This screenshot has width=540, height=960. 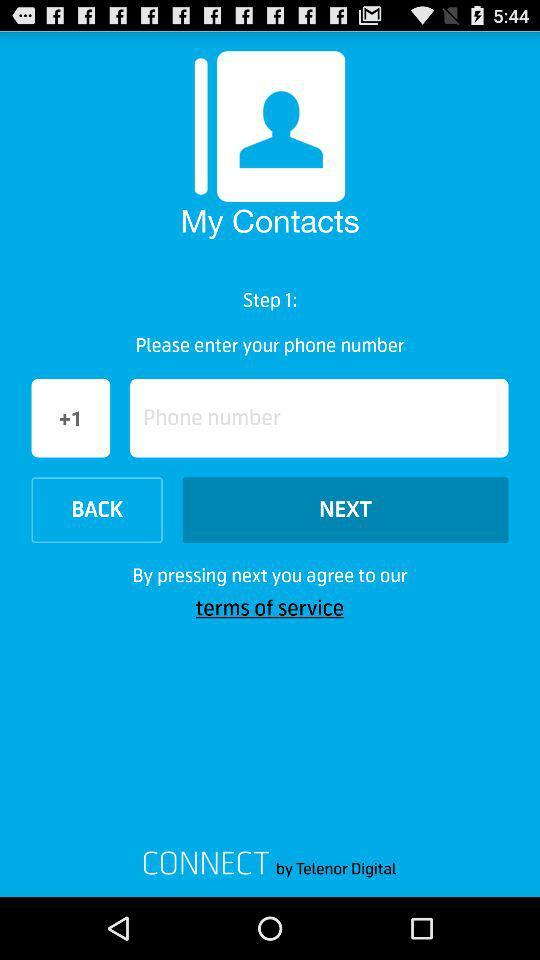 I want to click on the option of phone number above next, so click(x=319, y=417).